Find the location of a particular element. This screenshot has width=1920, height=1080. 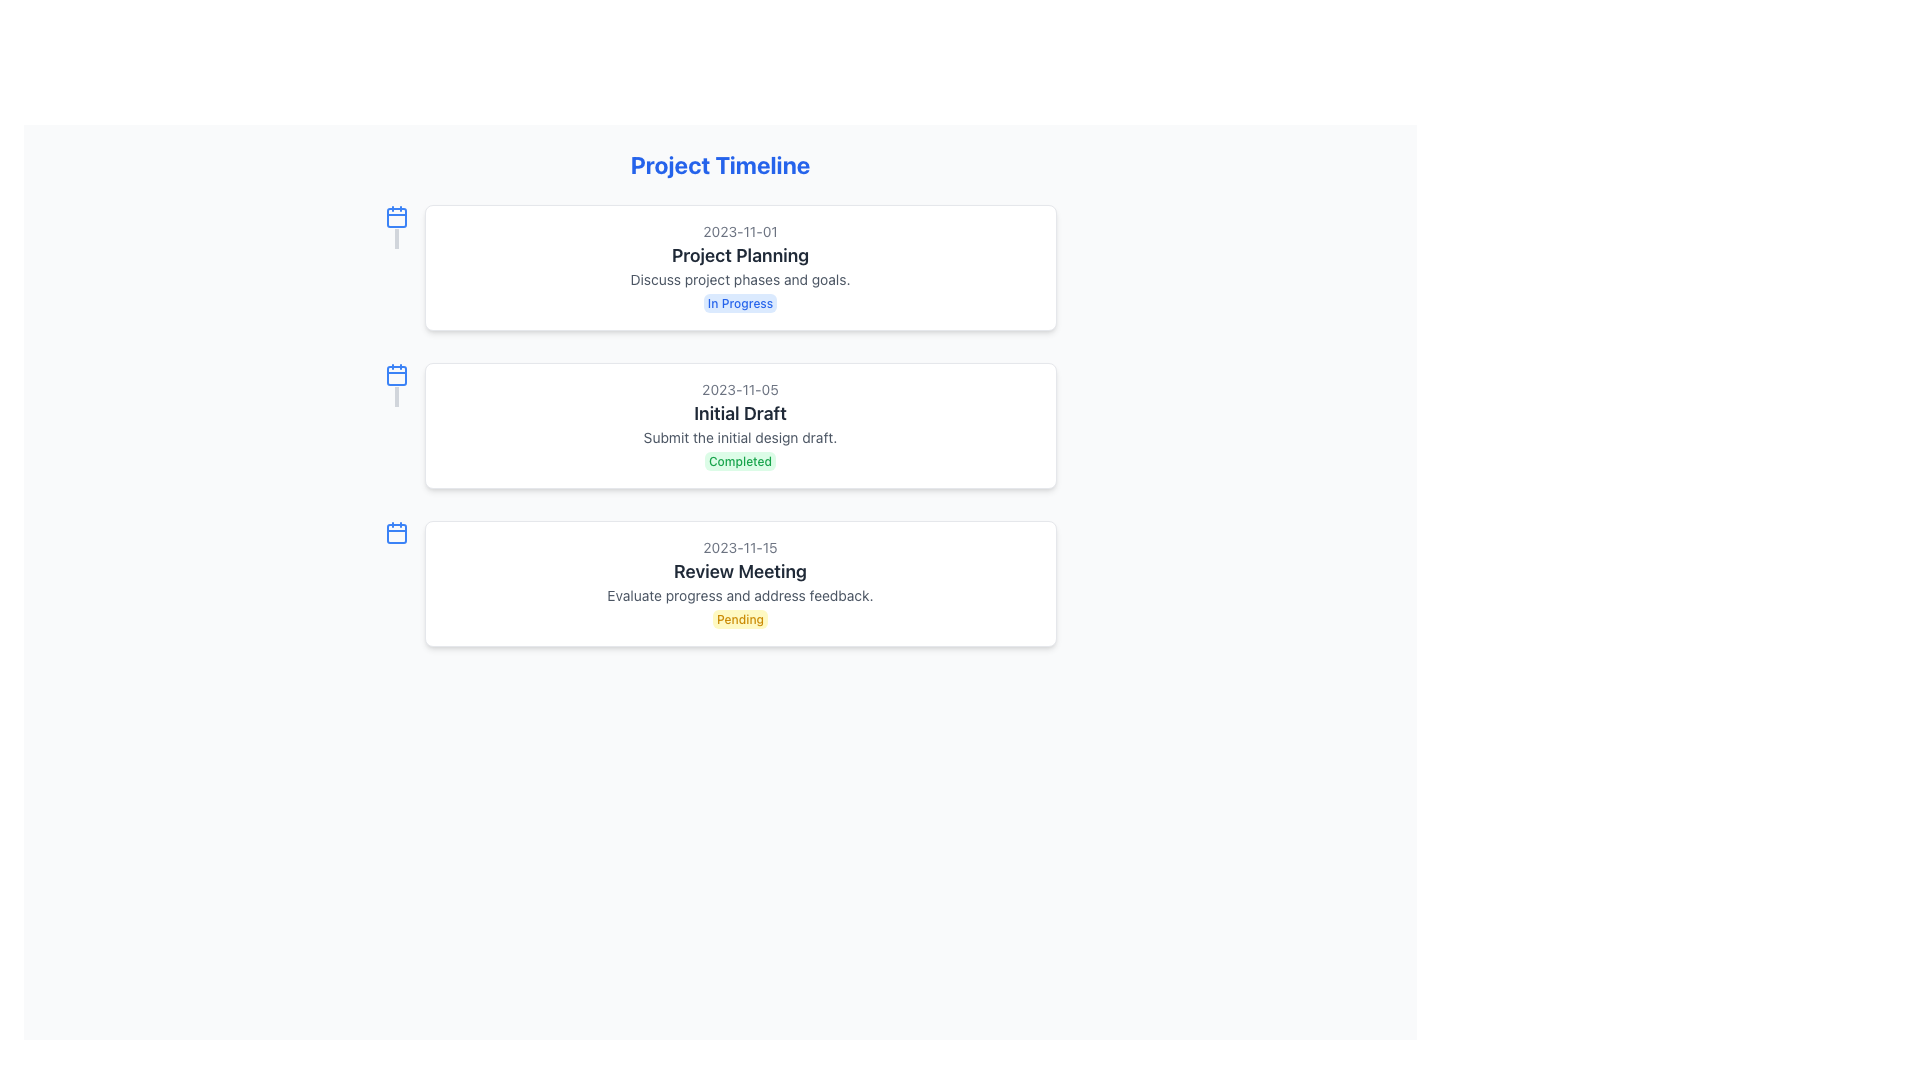

the date or time-related icon positioned to the left of the text 'Project Planning' in the timeline layout is located at coordinates (396, 216).